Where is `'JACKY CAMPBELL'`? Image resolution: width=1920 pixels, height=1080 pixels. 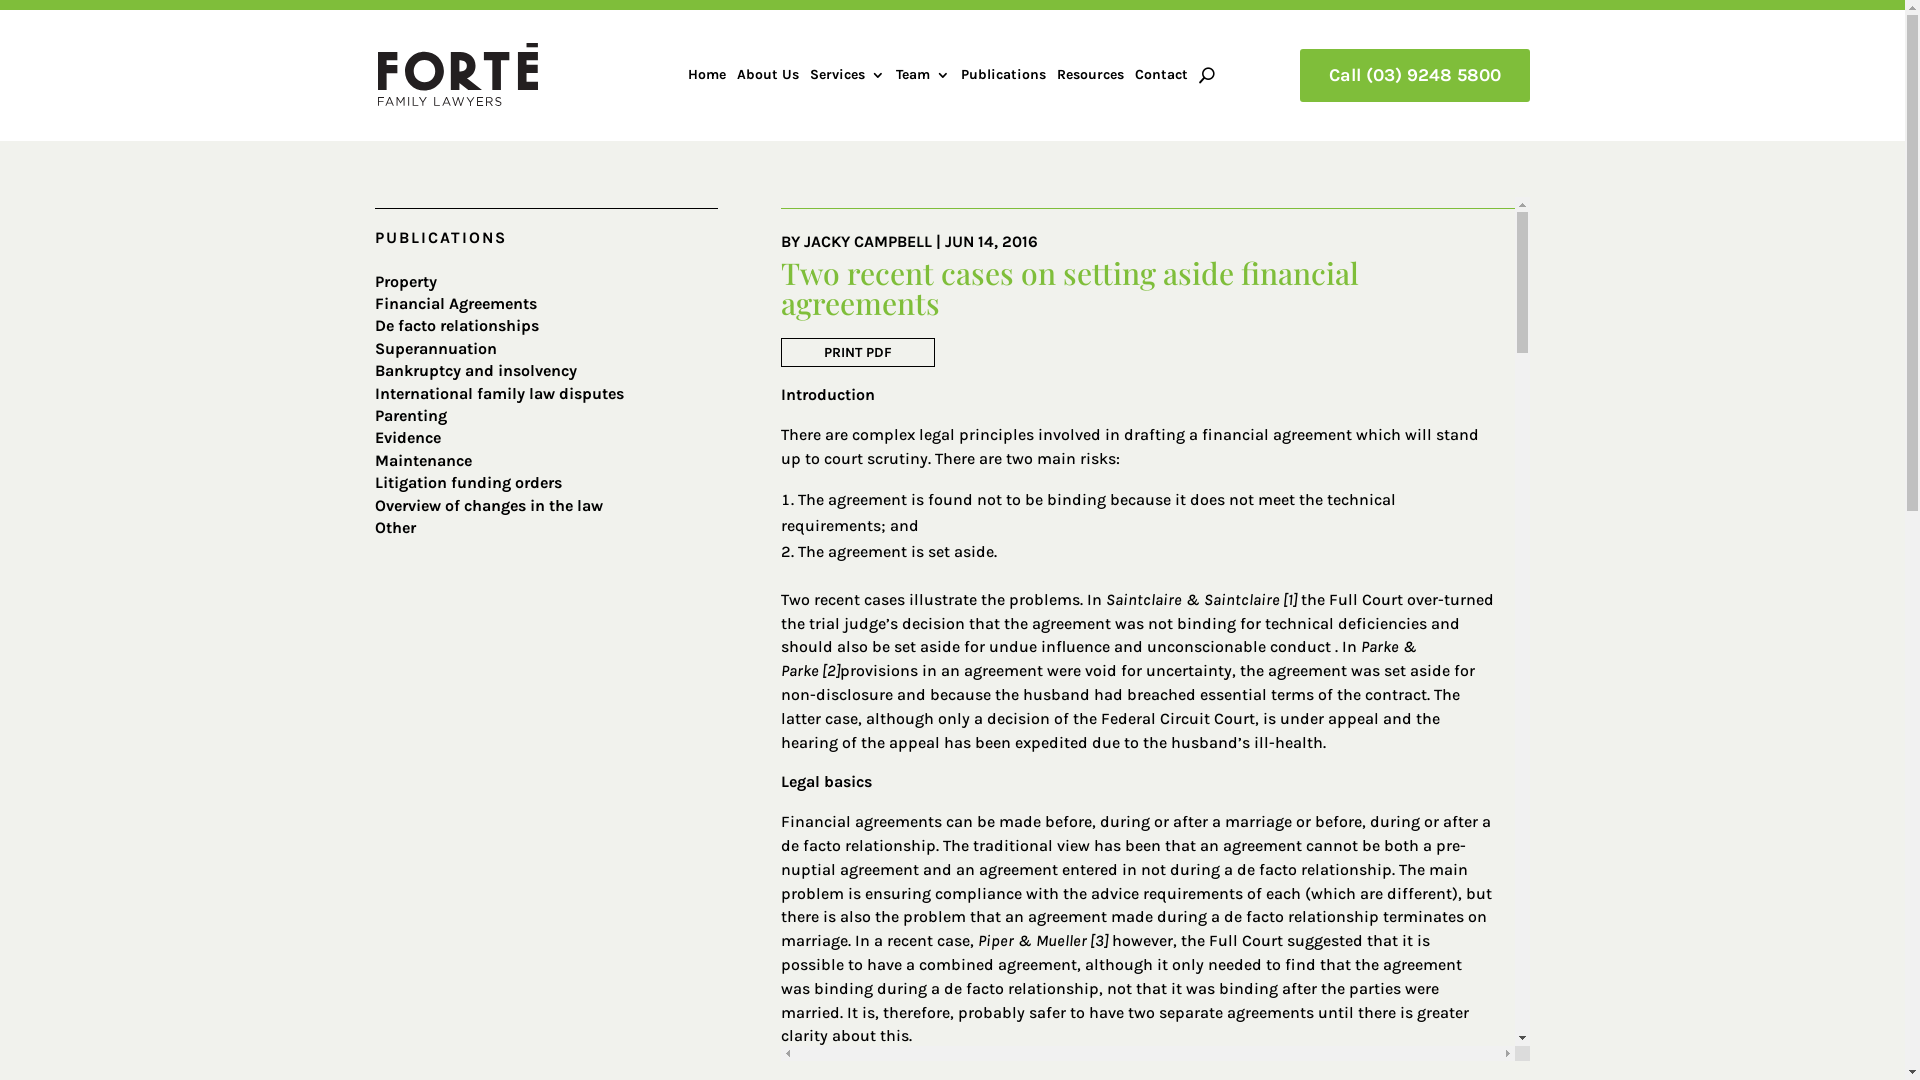 'JACKY CAMPBELL' is located at coordinates (868, 240).